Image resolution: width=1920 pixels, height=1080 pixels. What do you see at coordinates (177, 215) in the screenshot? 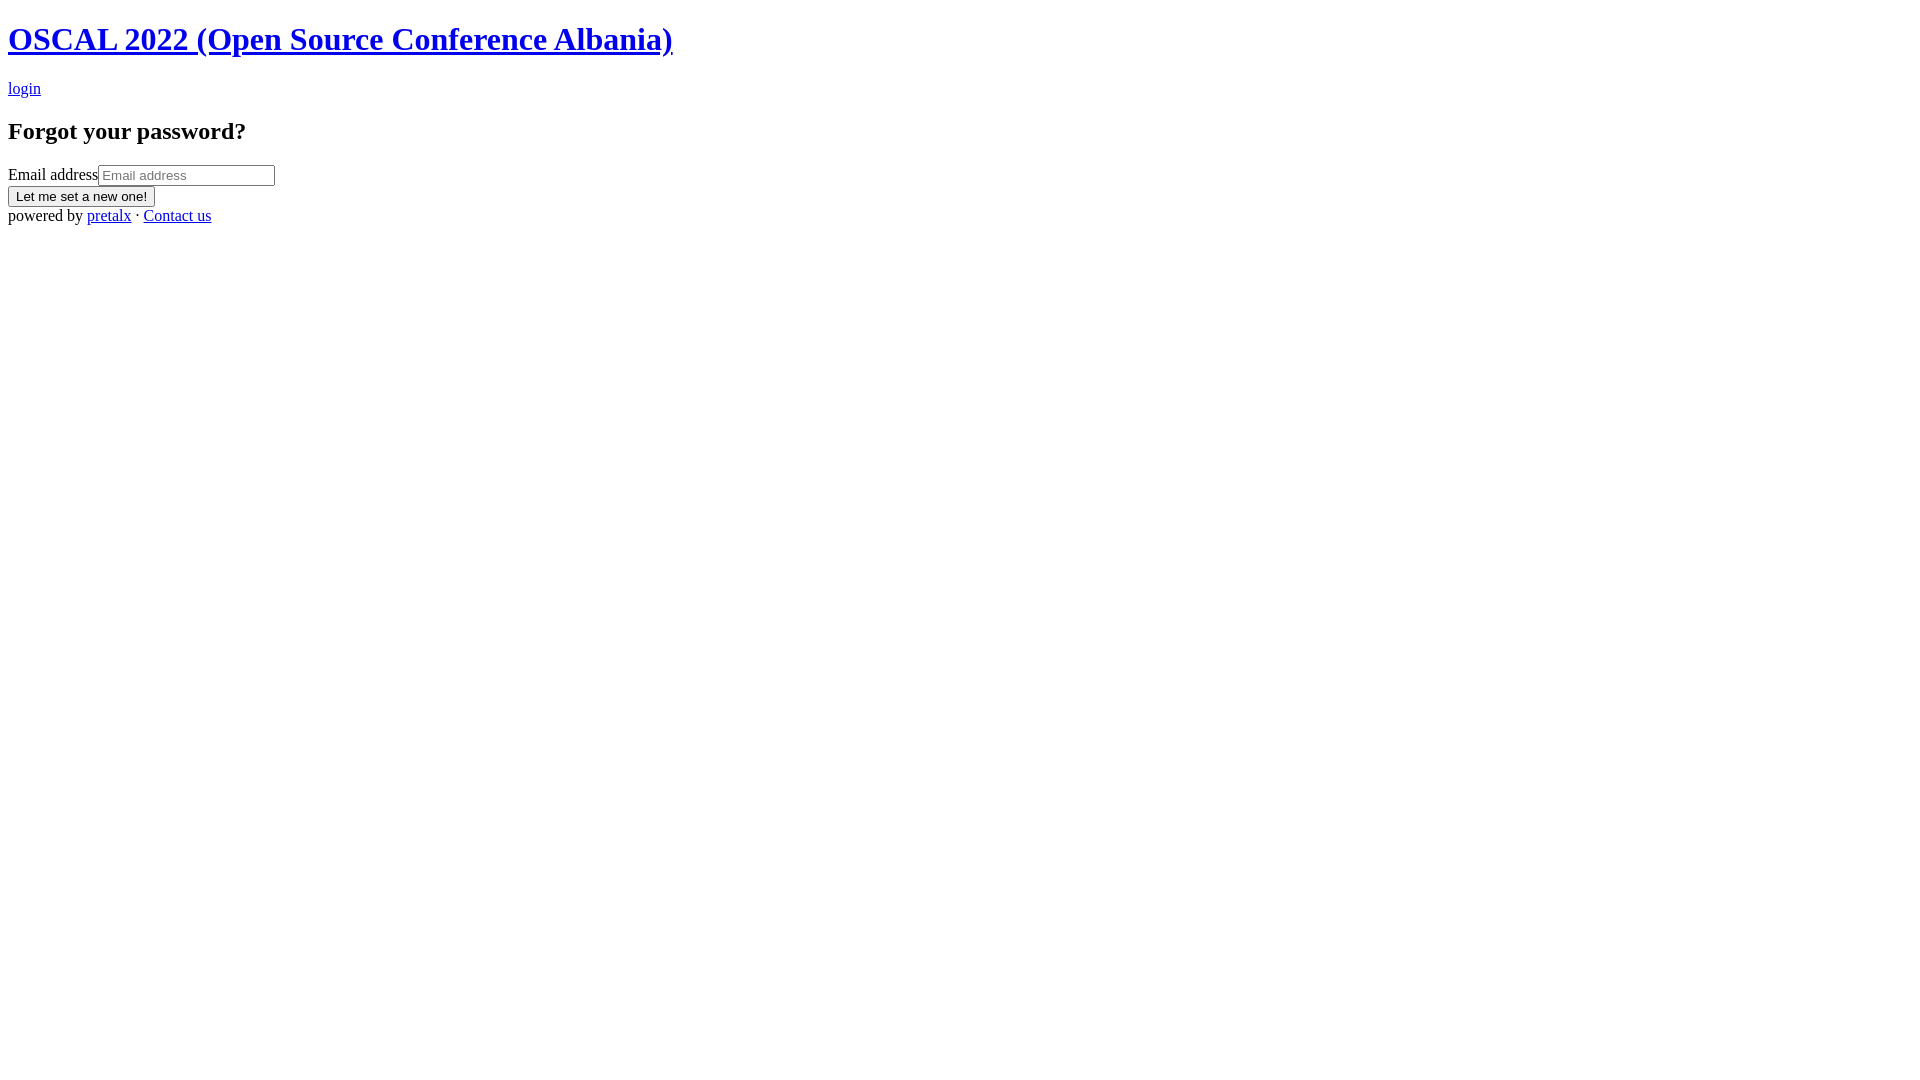
I see `'Contact us'` at bounding box center [177, 215].